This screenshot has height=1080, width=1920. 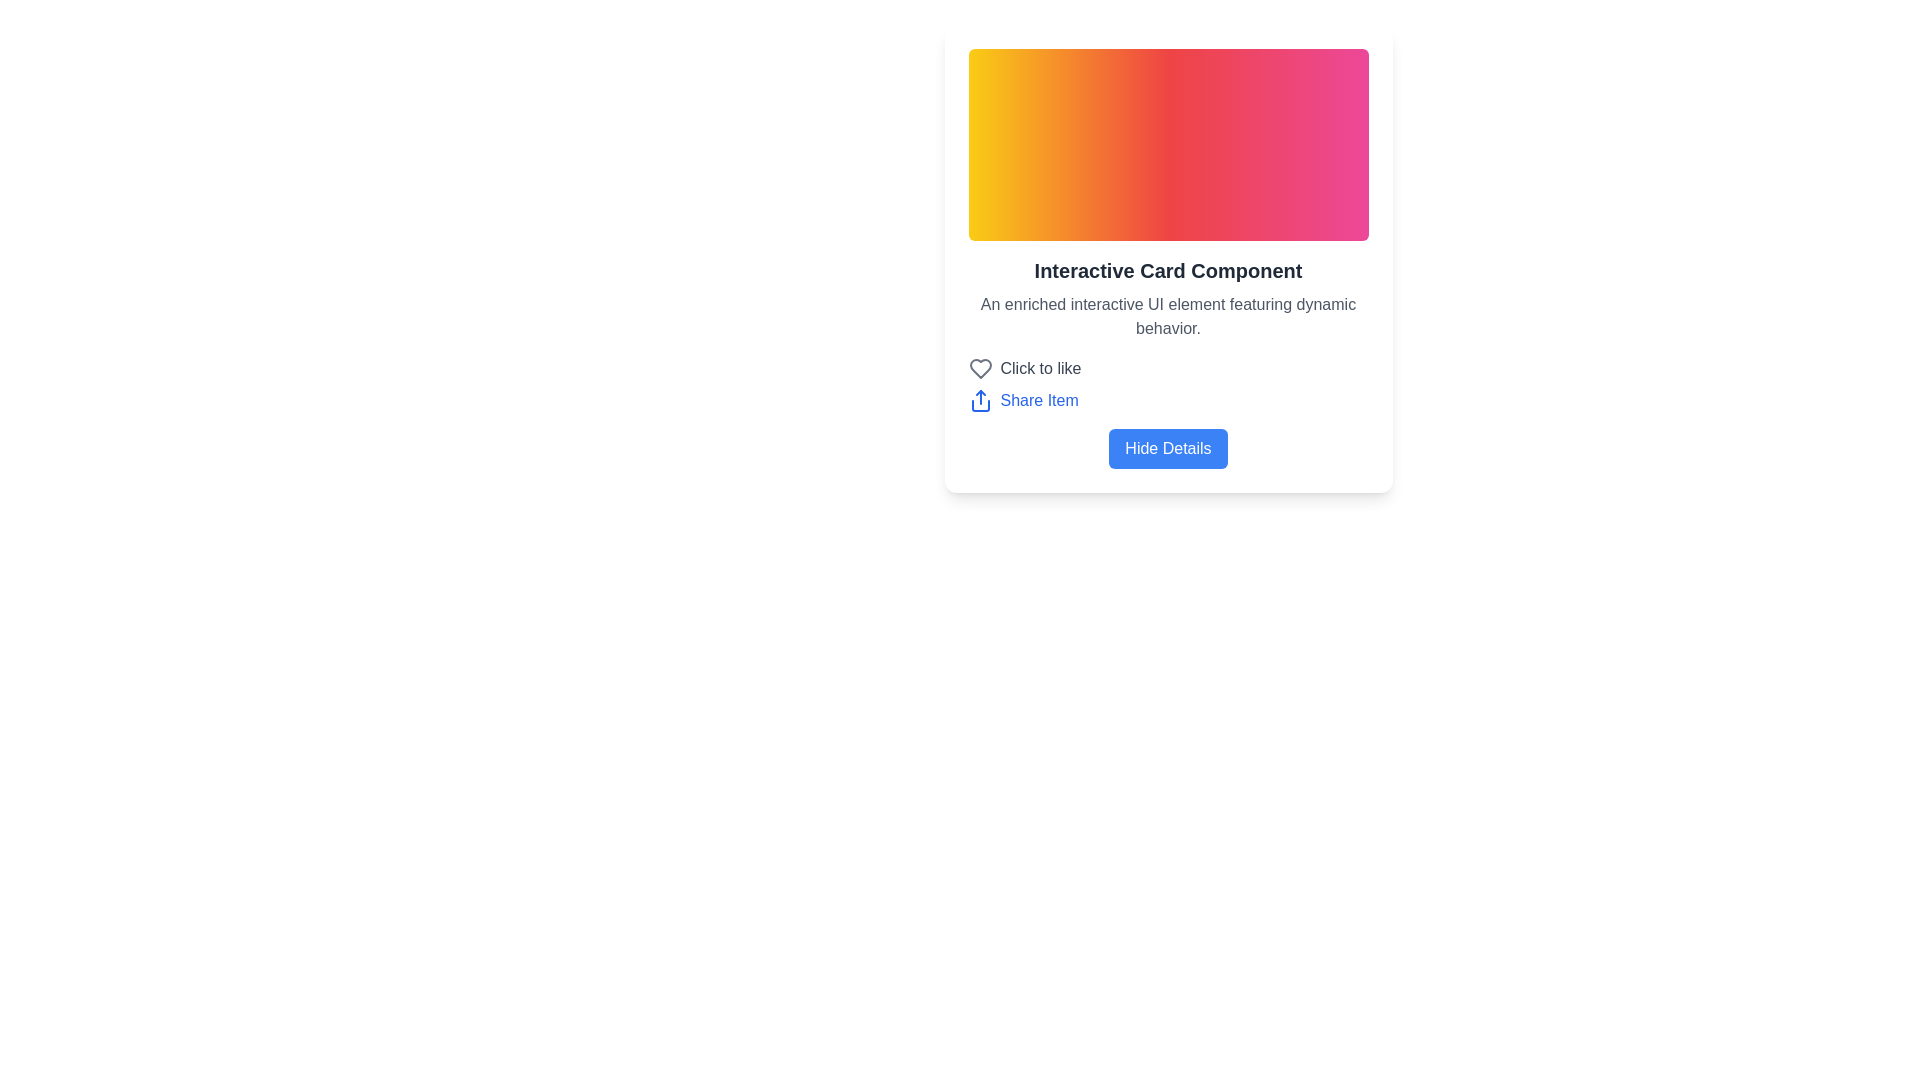 I want to click on the 'Share' SVG interactive icon located to the immediate left of the 'Share Item' label at the bottom section of the card layout component, so click(x=980, y=401).